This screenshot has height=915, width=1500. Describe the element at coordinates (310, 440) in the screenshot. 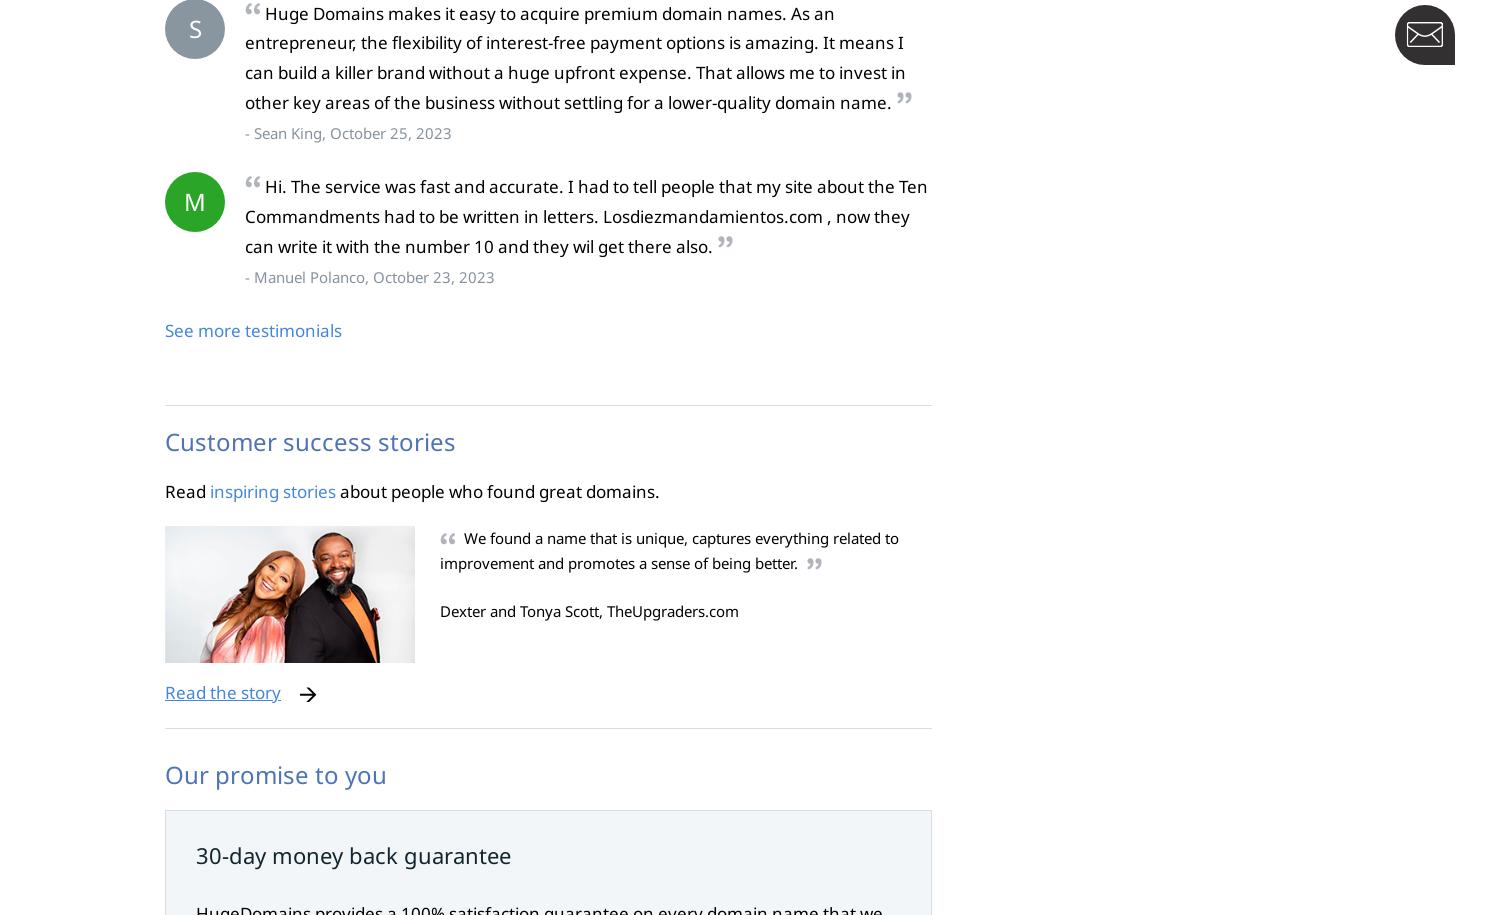

I see `'Customer success stories'` at that location.